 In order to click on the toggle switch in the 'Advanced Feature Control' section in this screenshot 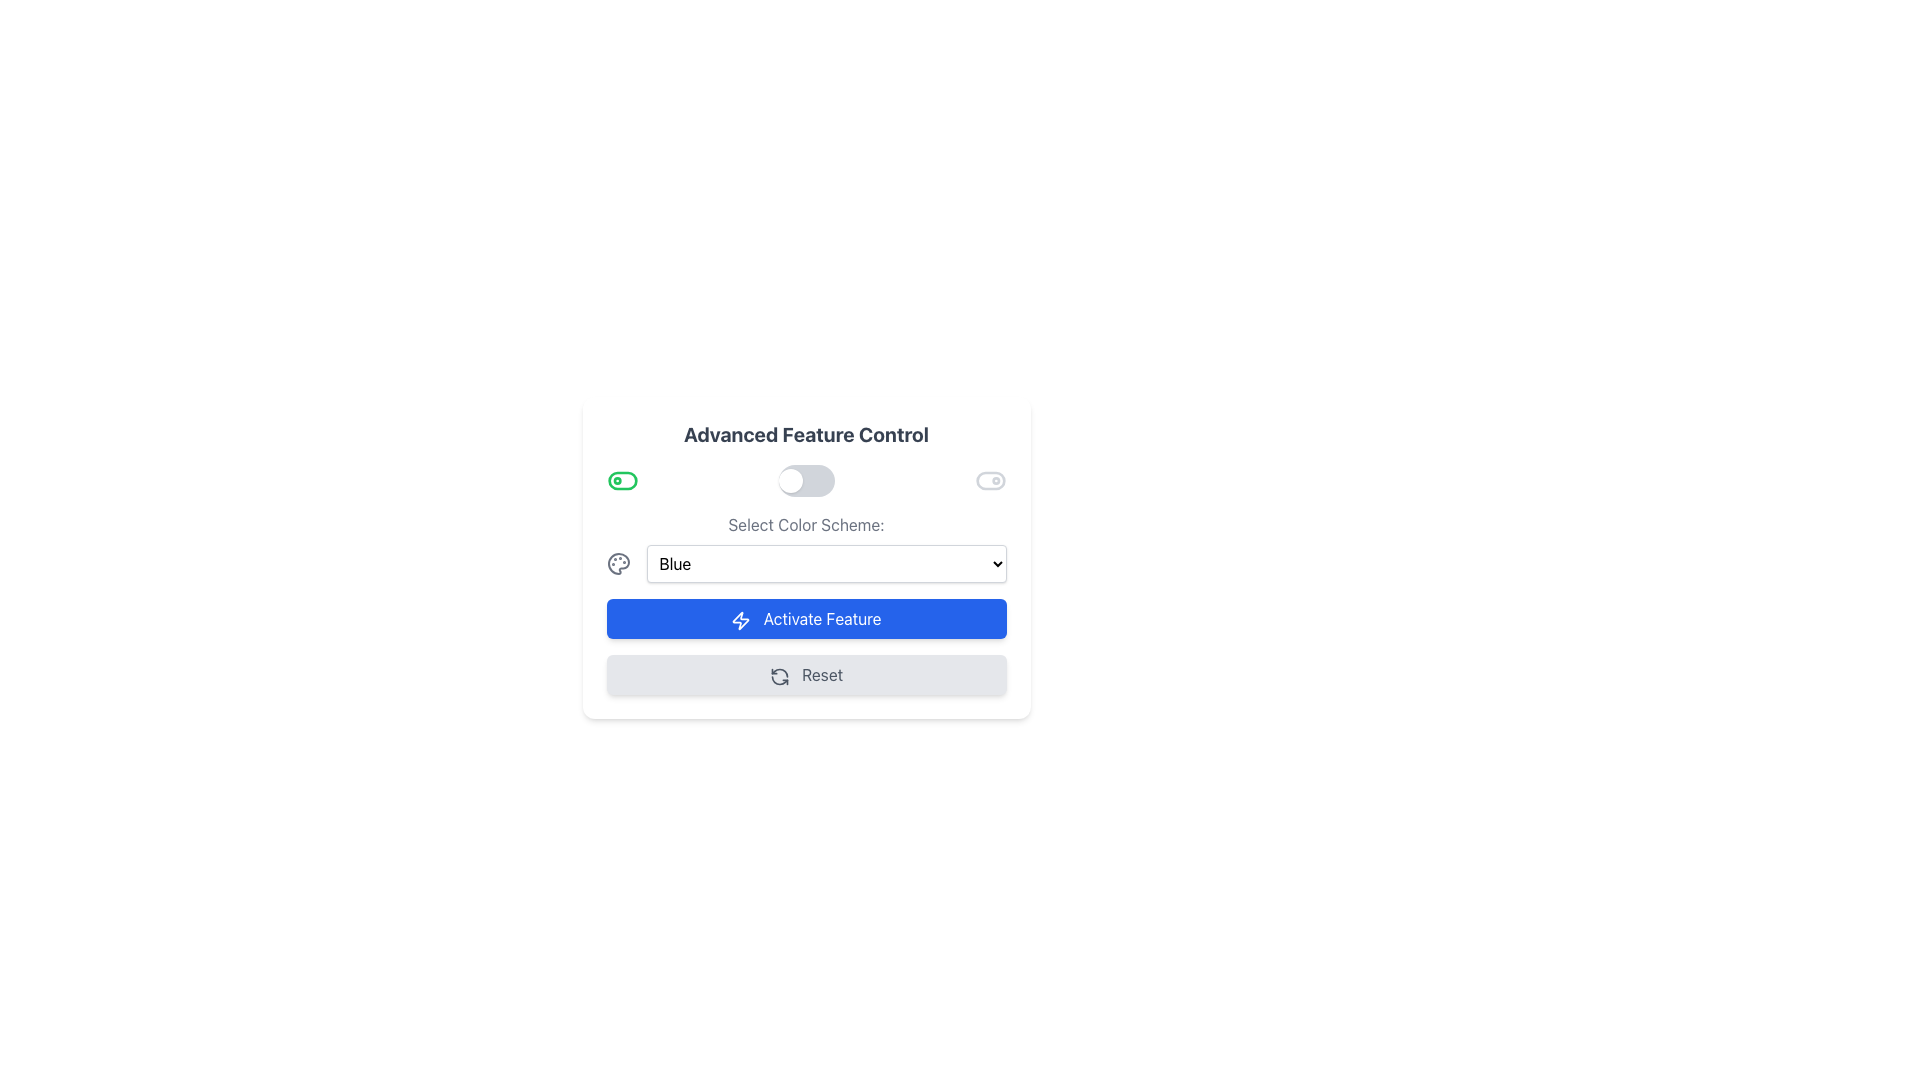, I will do `click(806, 481)`.